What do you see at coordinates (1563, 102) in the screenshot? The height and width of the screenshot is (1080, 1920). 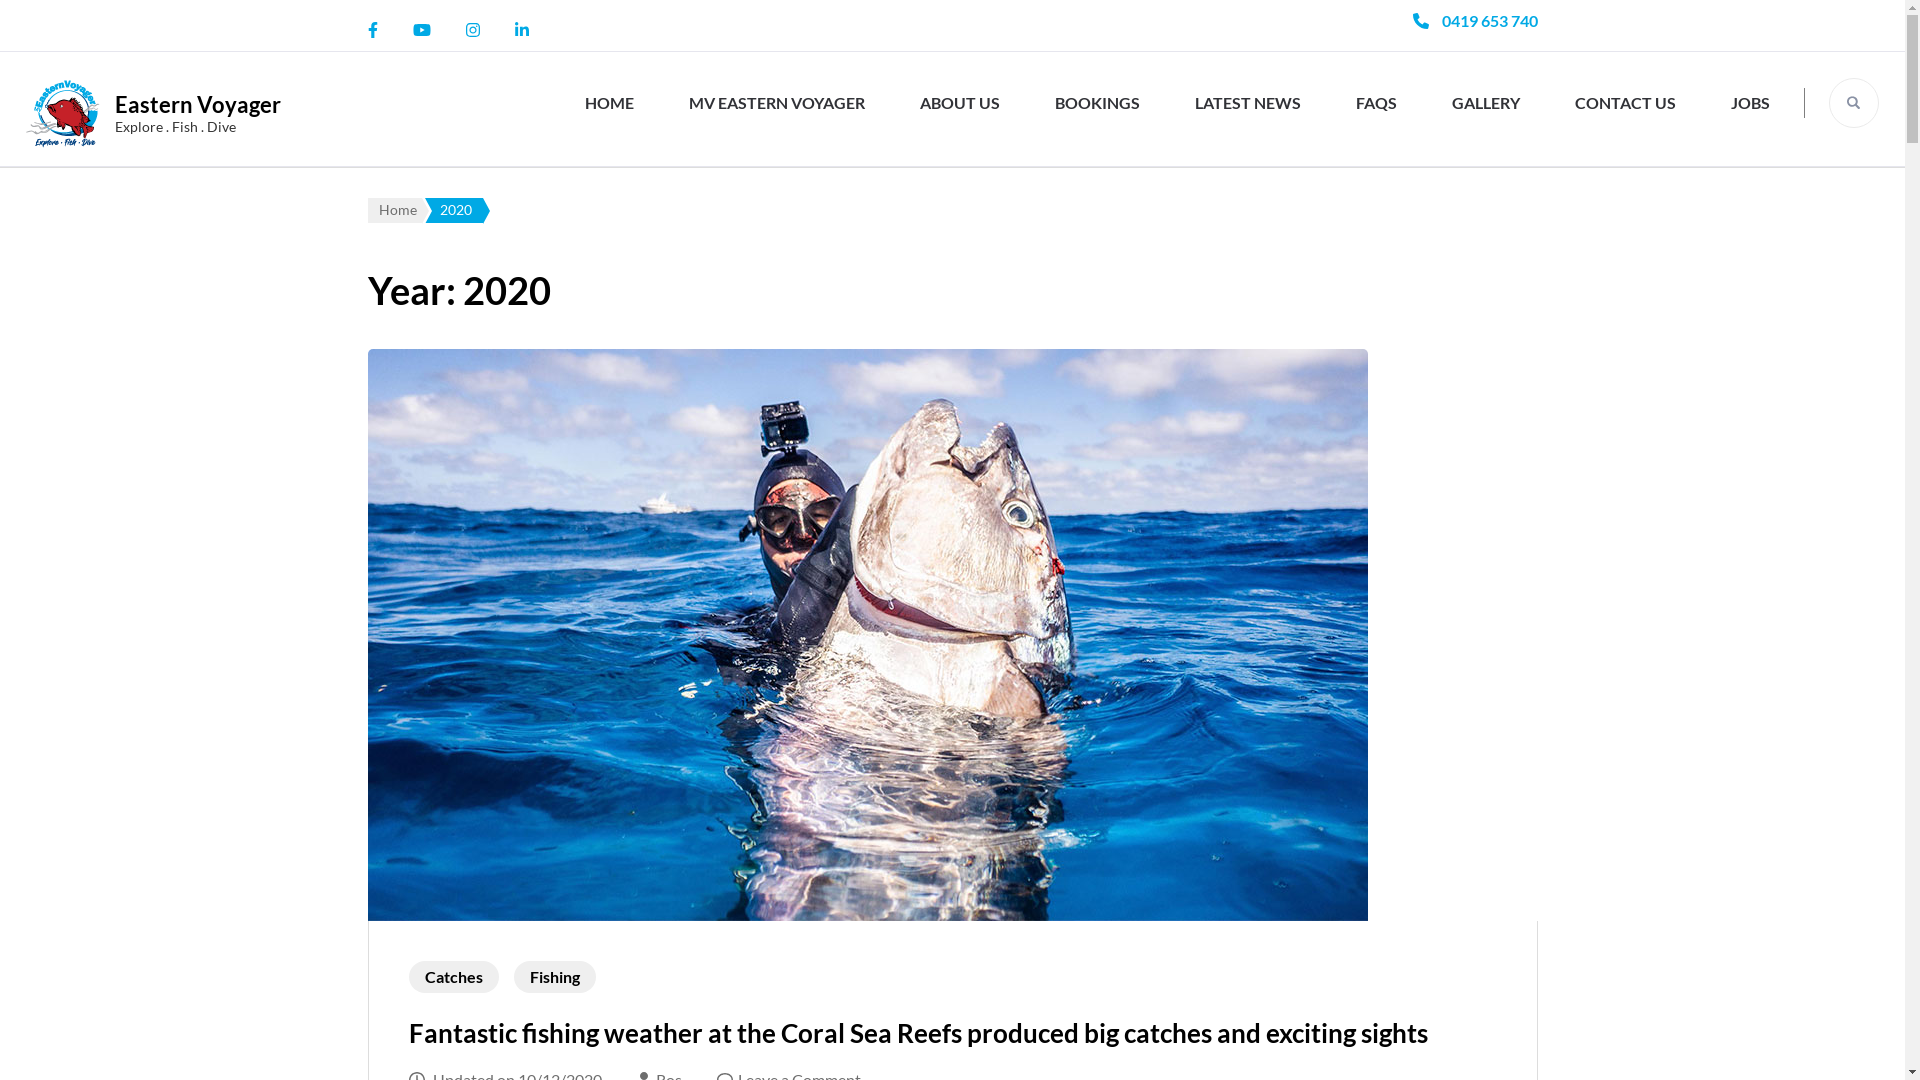 I see `'CONTACT US'` at bounding box center [1563, 102].